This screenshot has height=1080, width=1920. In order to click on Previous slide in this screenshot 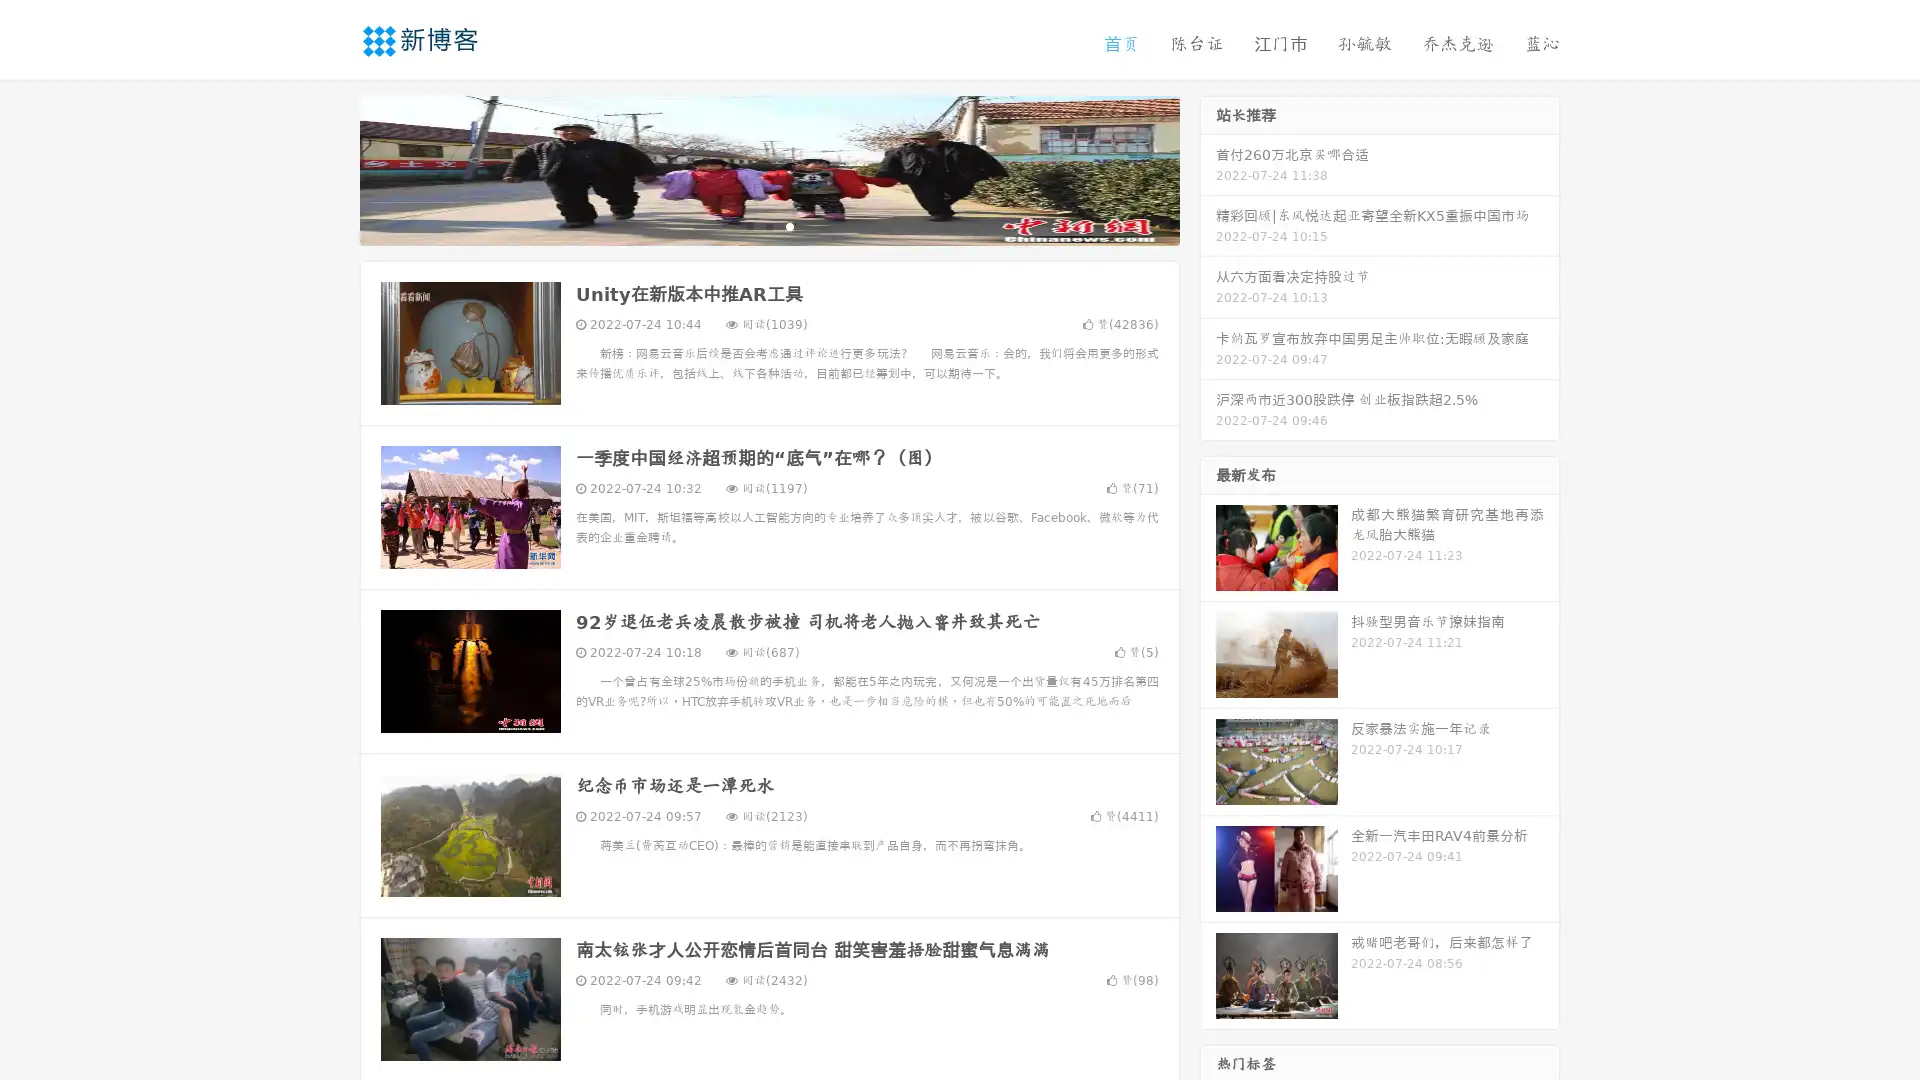, I will do `click(330, 168)`.